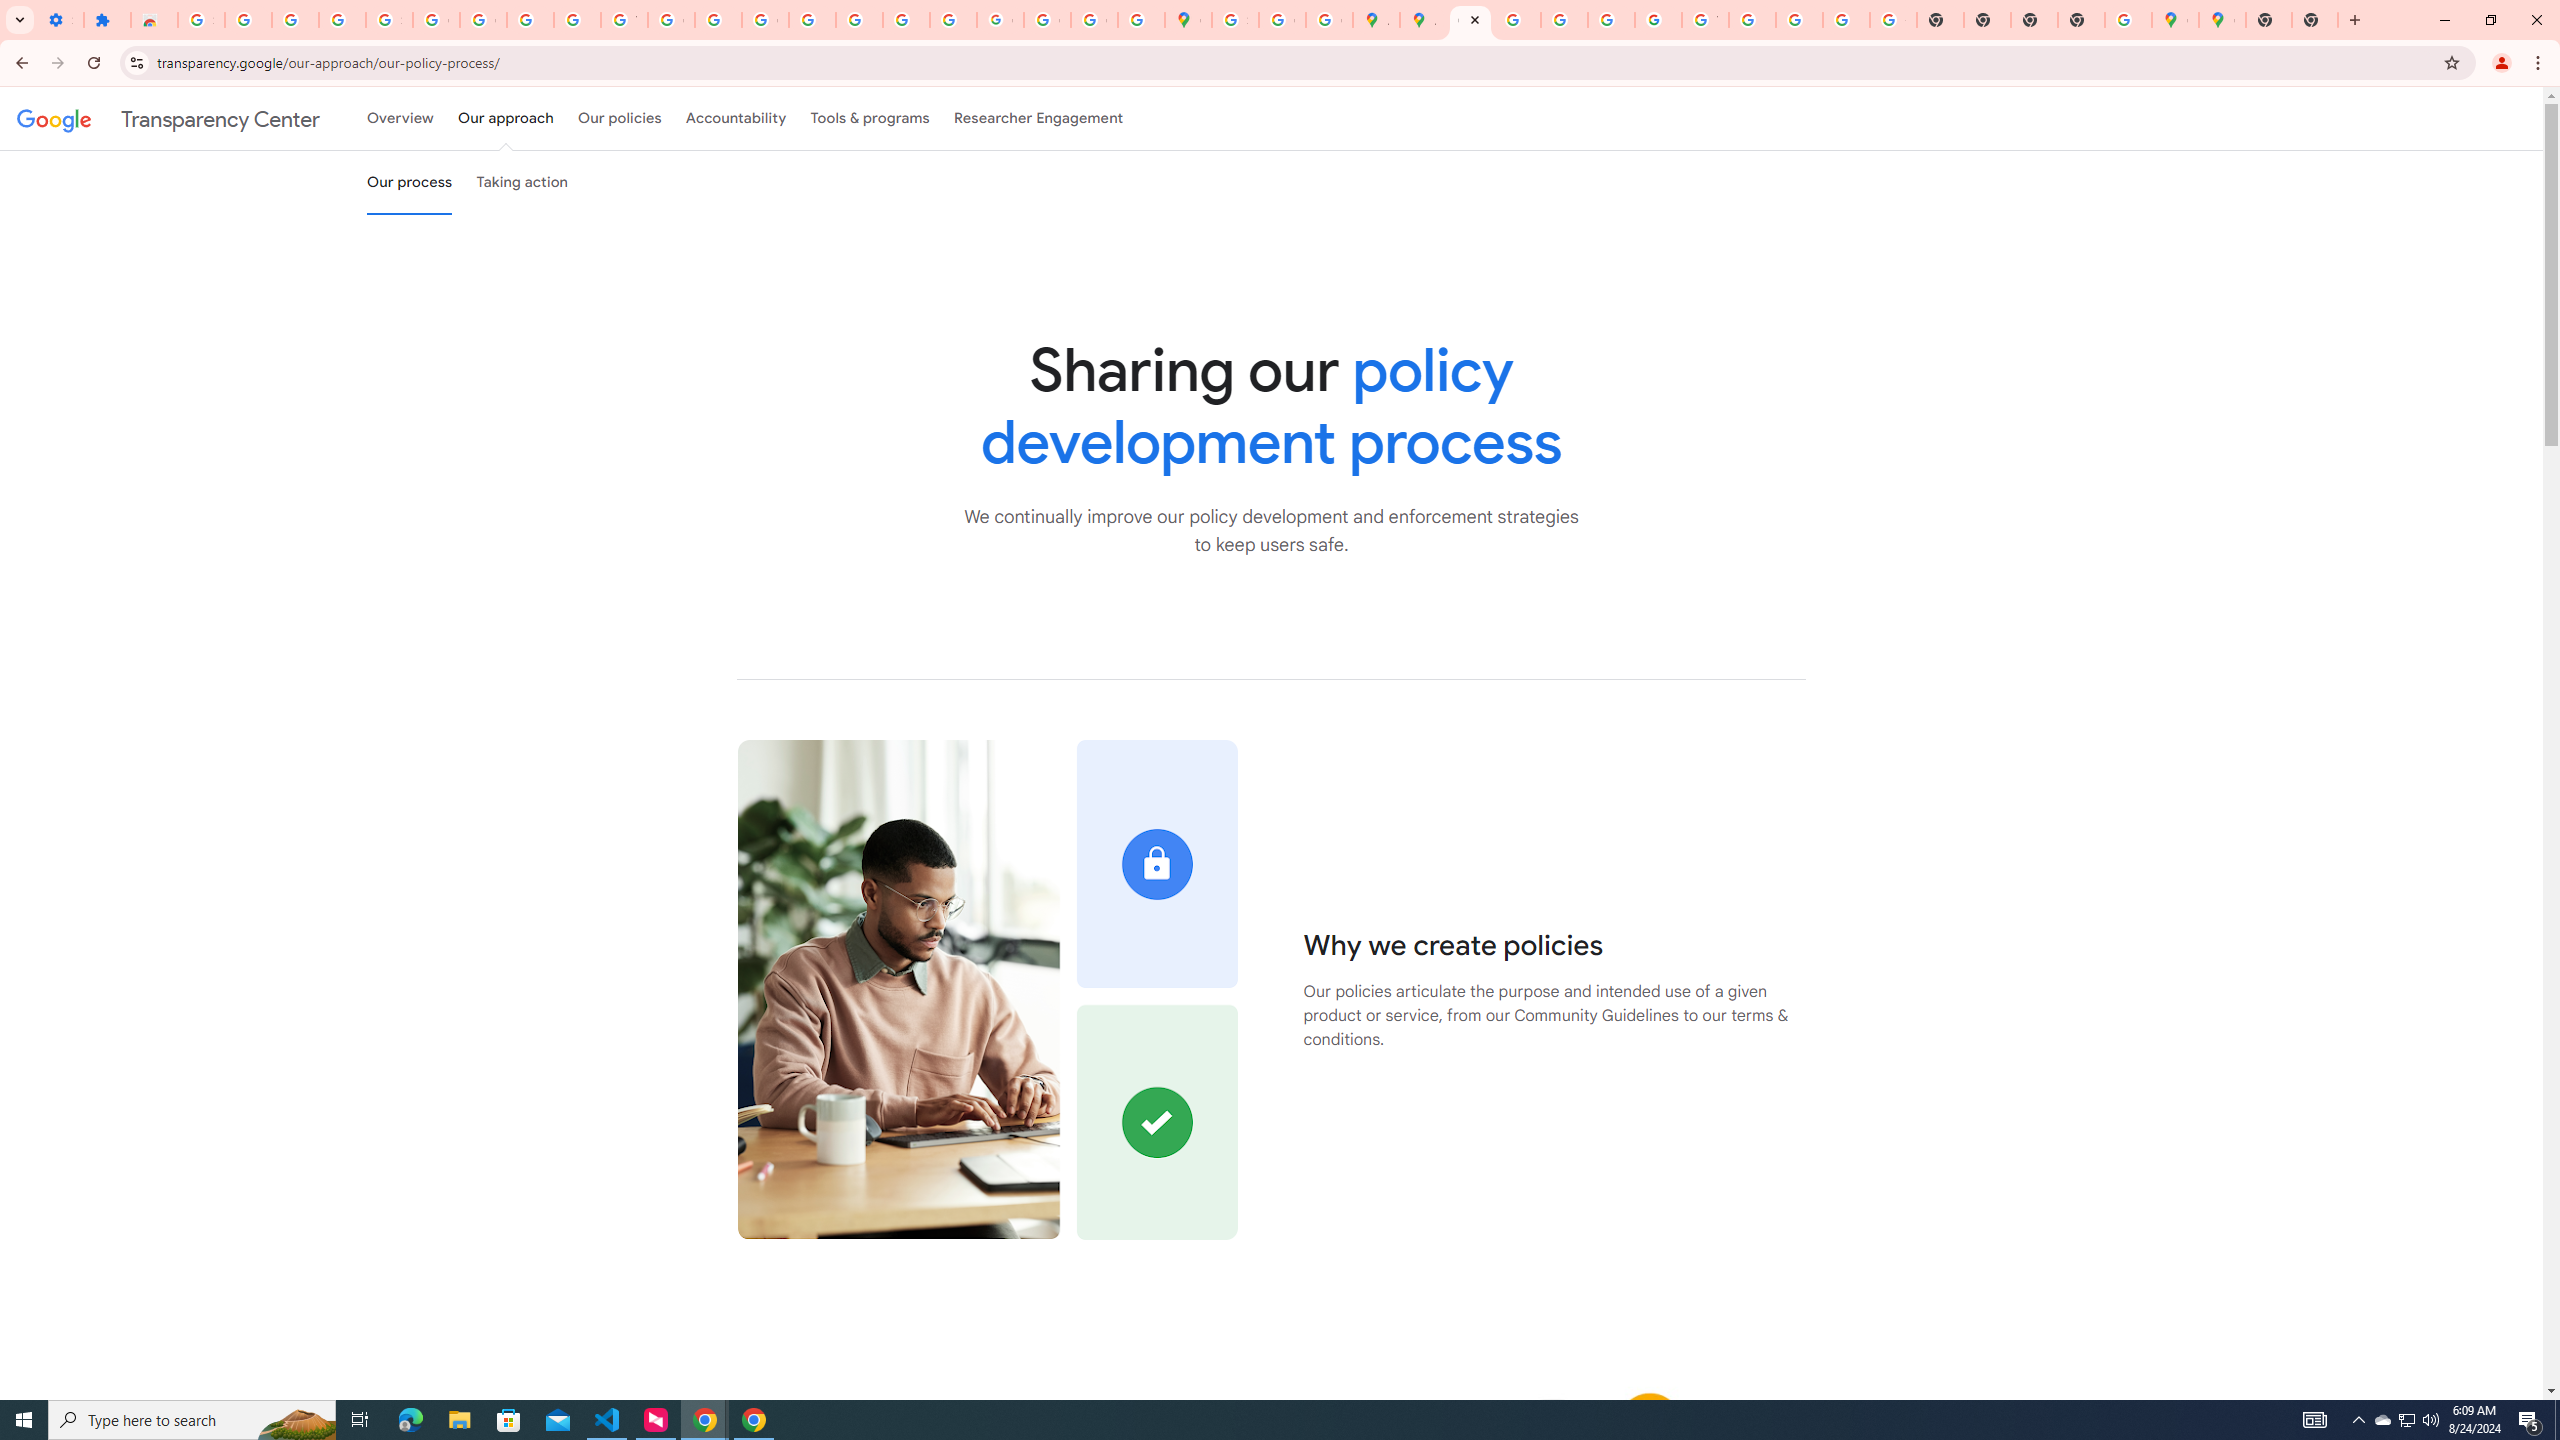 This screenshot has height=1440, width=2560. I want to click on 'Google Account Help', so click(482, 19).